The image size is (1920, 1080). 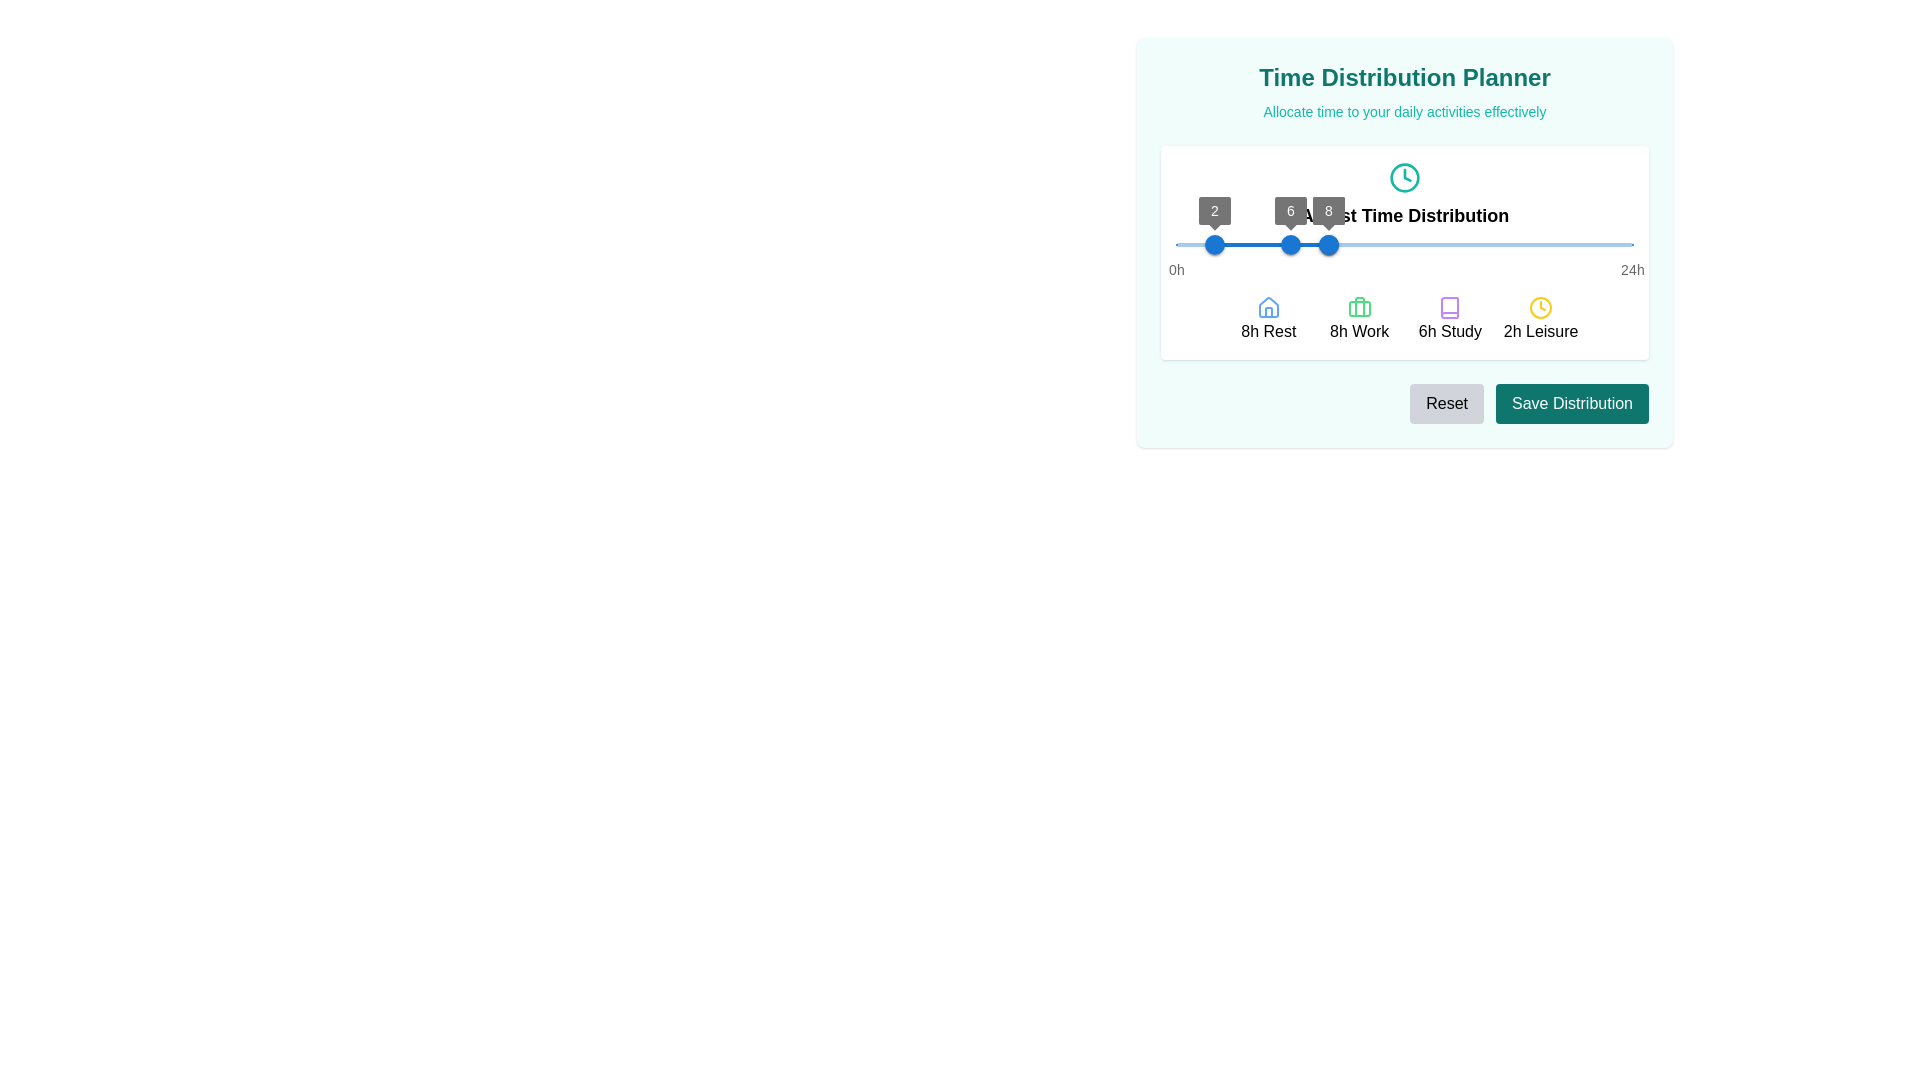 What do you see at coordinates (1171, 244) in the screenshot?
I see `the slider value` at bounding box center [1171, 244].